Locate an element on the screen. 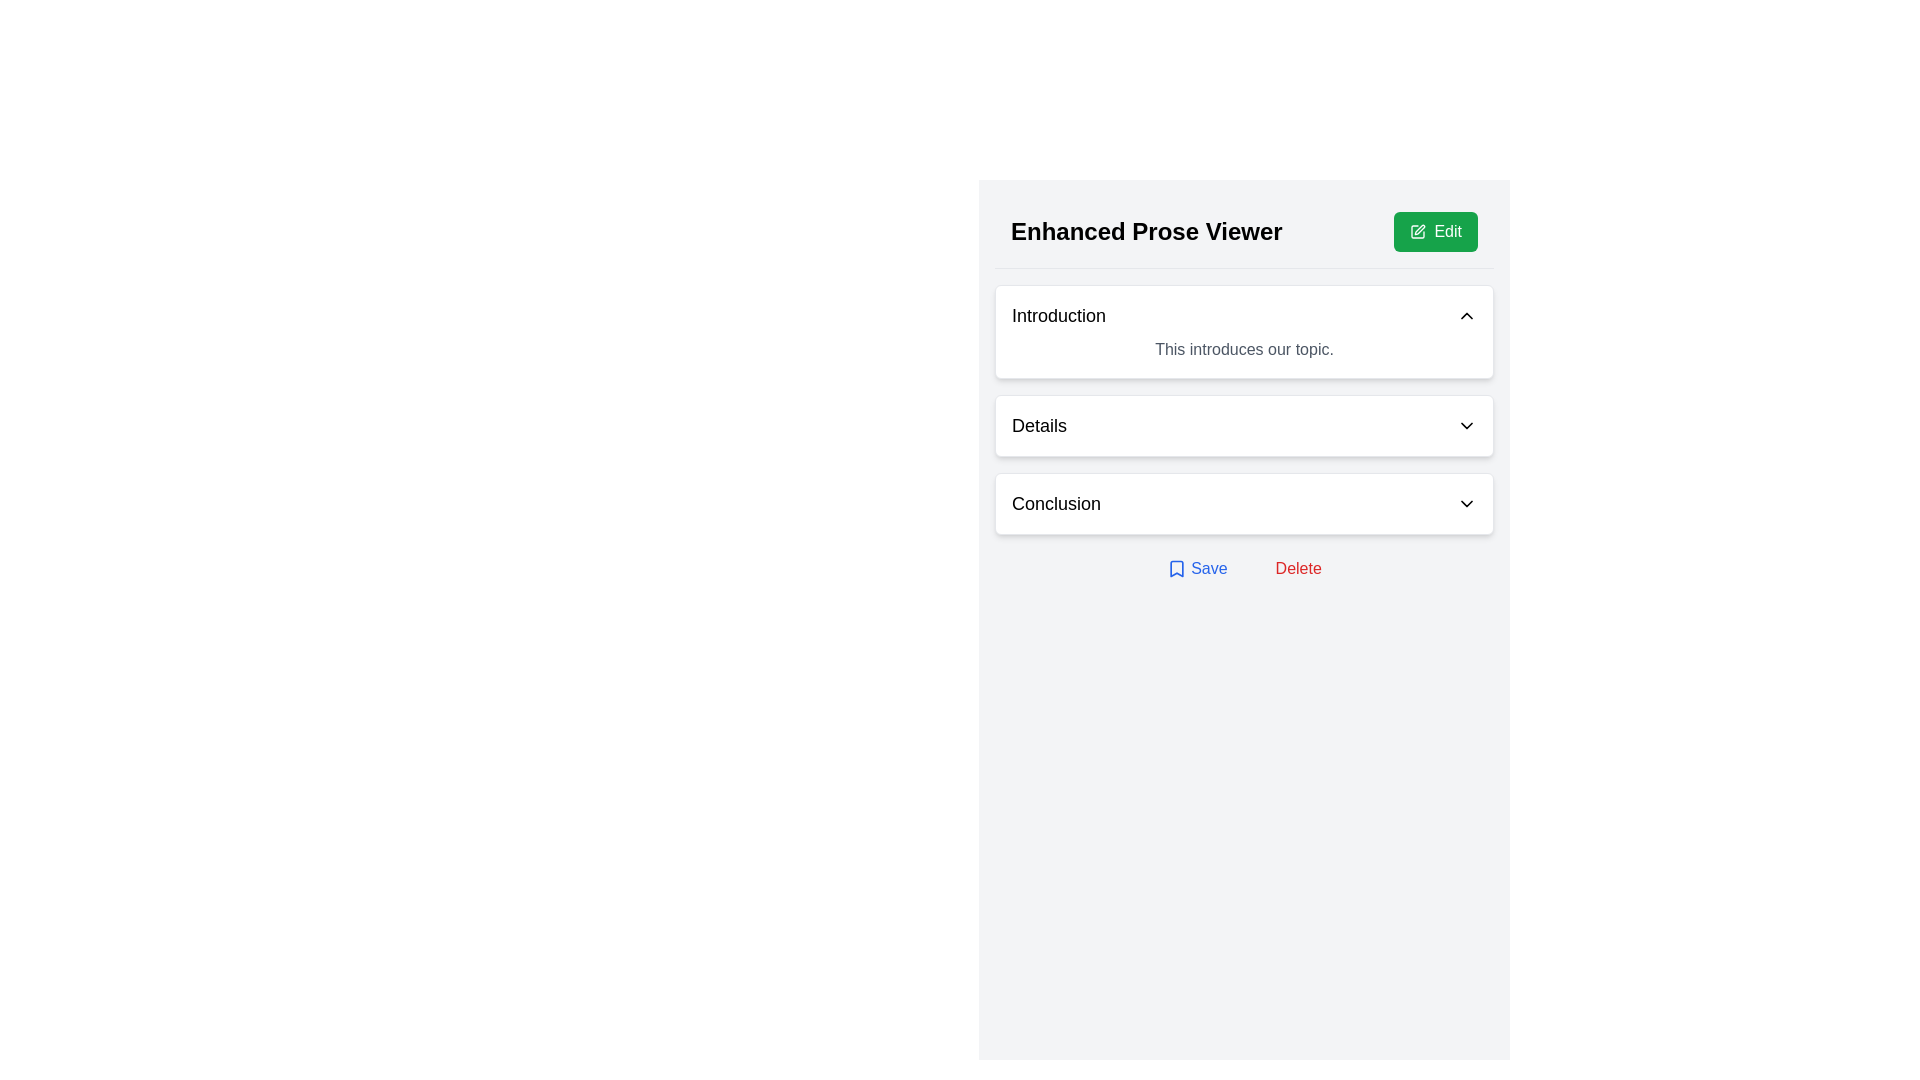 This screenshot has width=1920, height=1080. the text label 'Details', which serves as a header for expanding or collapsing additional information in the middle section of the interface is located at coordinates (1039, 424).